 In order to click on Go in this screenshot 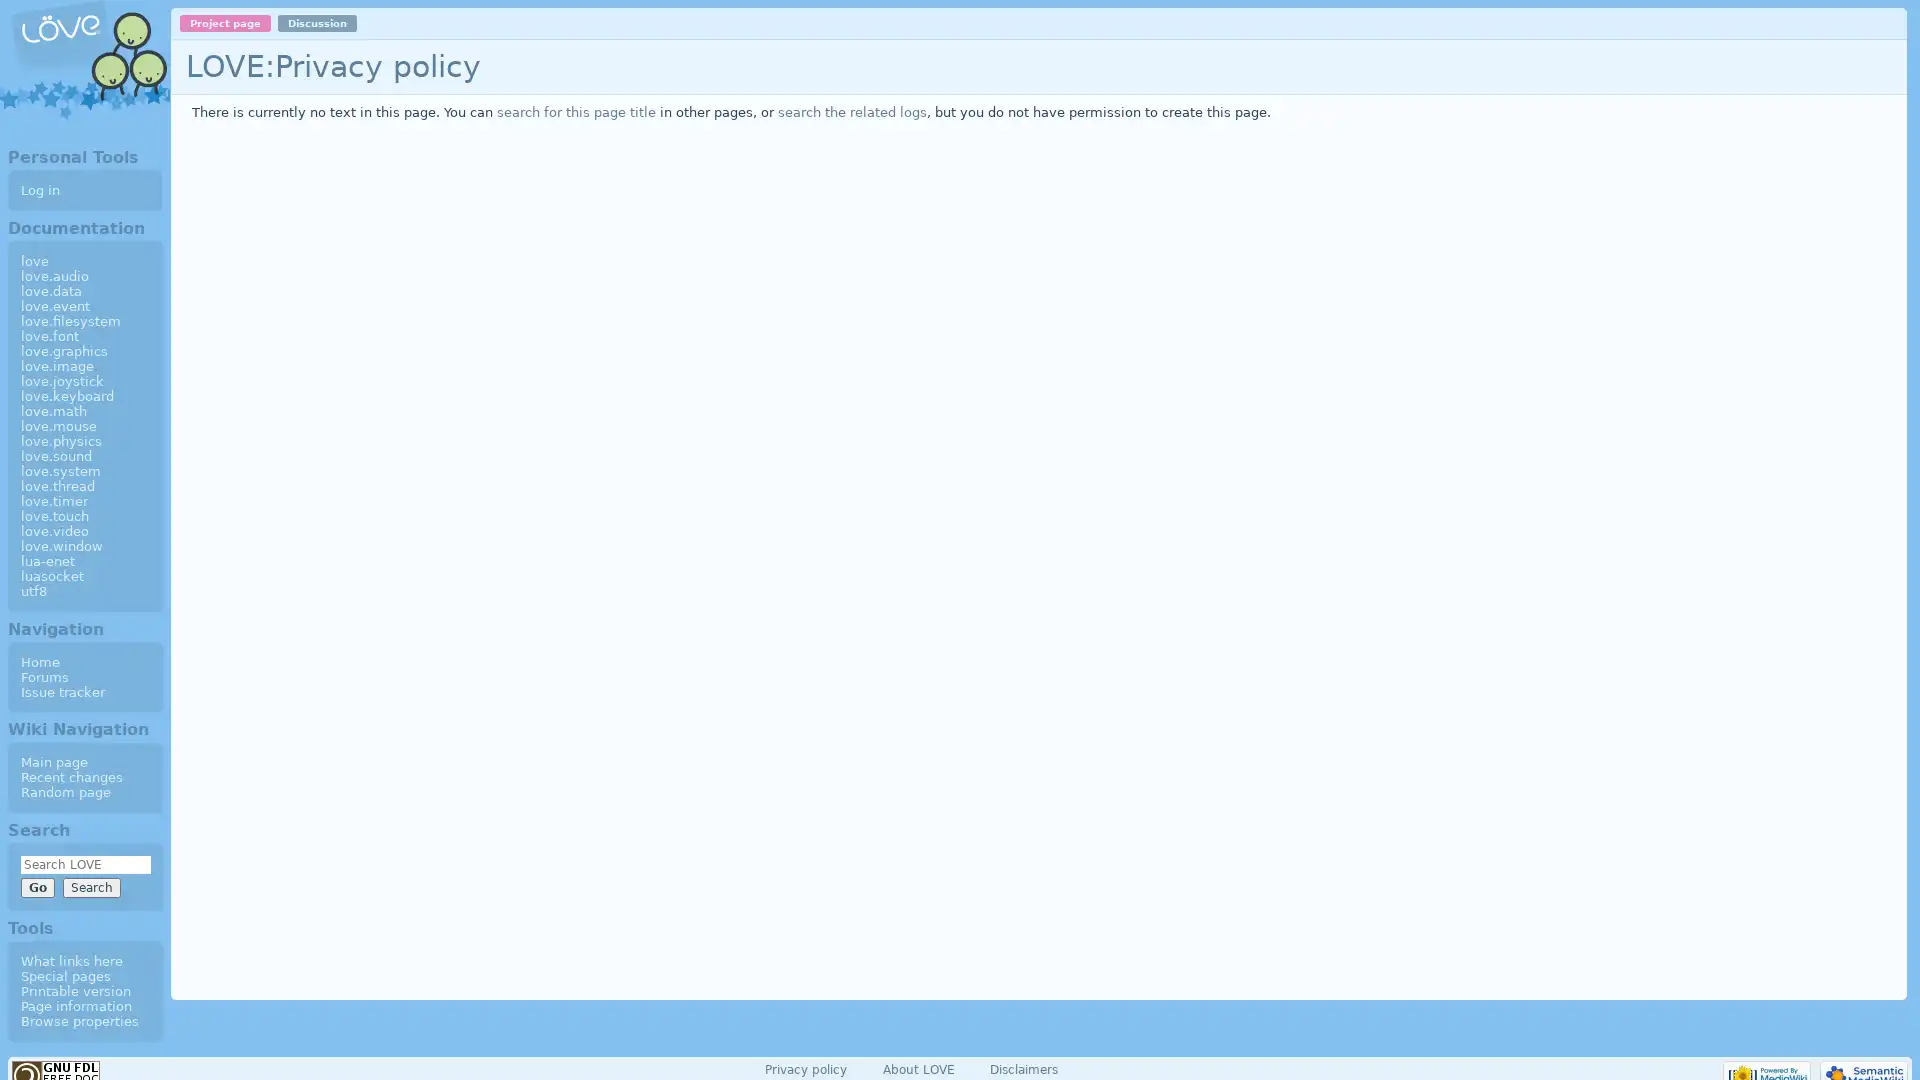, I will do `click(37, 886)`.